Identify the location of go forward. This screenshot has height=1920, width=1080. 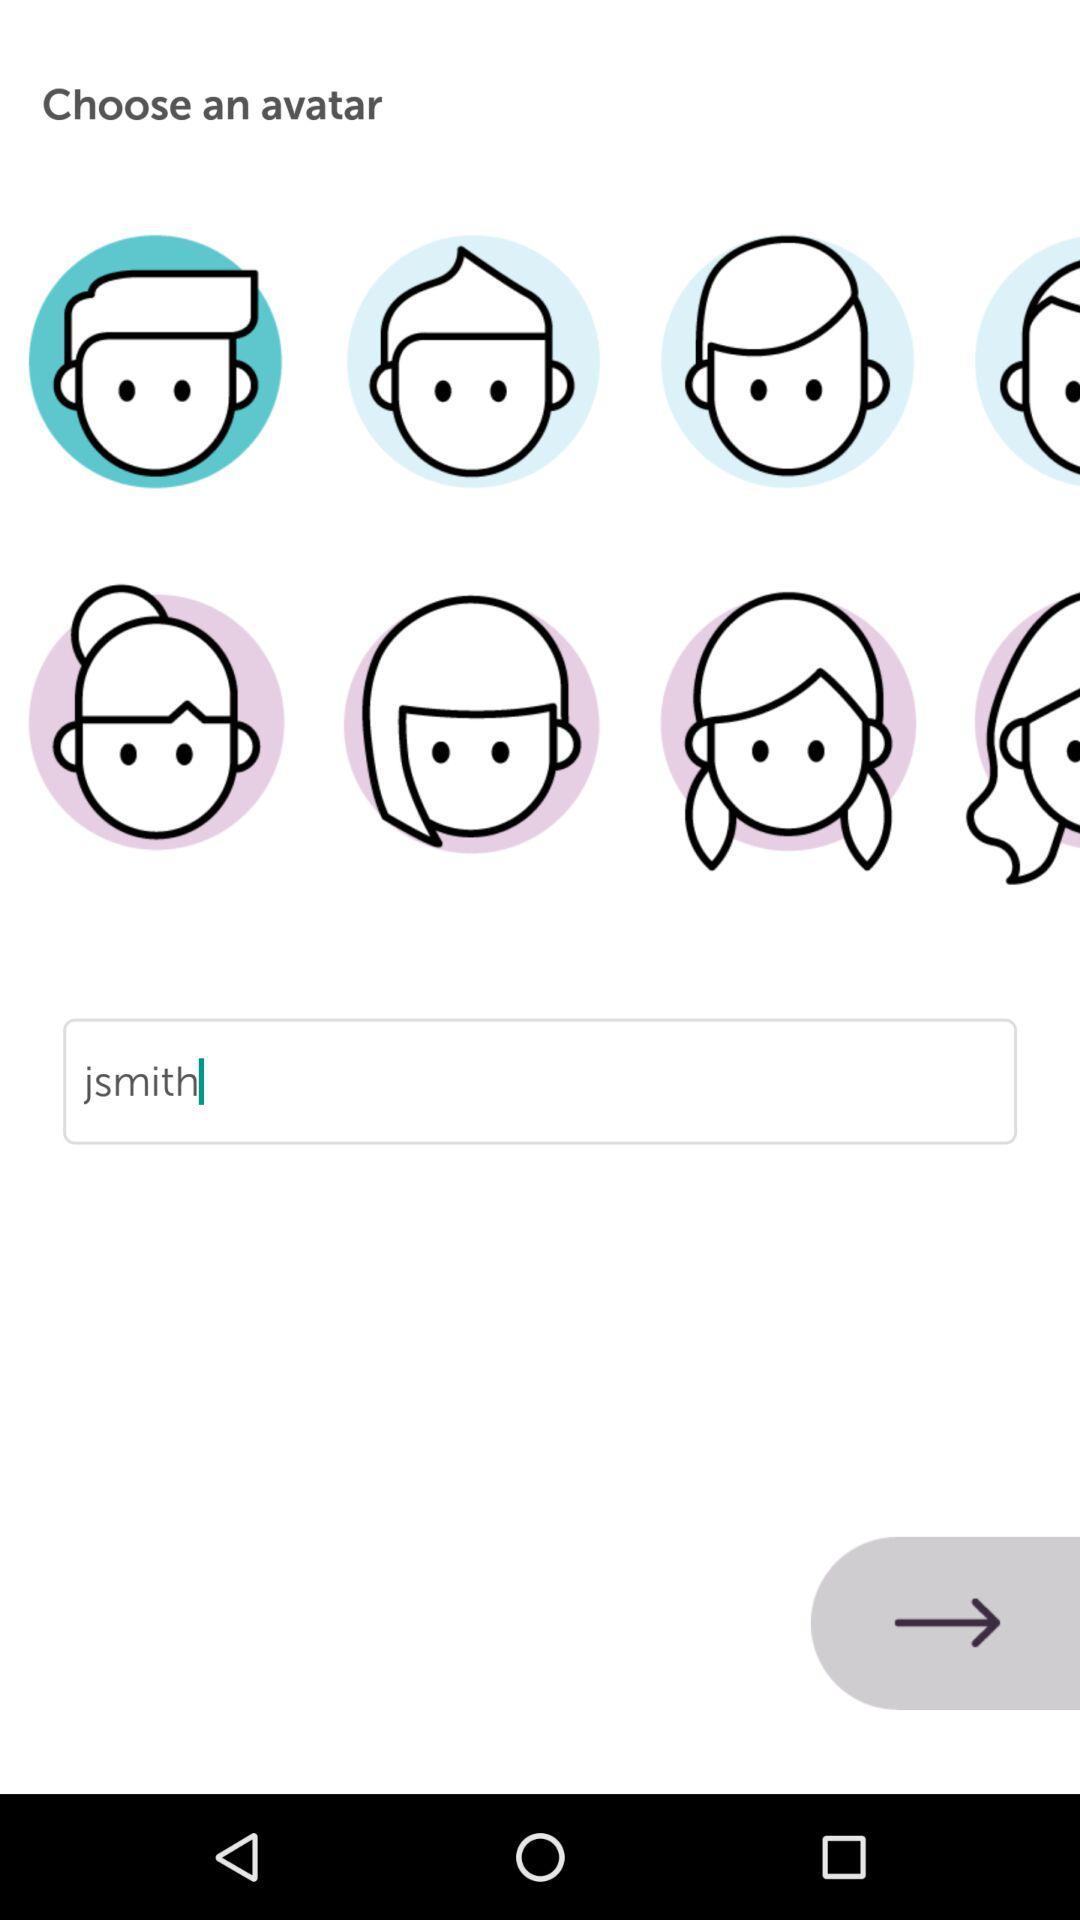
(945, 1623).